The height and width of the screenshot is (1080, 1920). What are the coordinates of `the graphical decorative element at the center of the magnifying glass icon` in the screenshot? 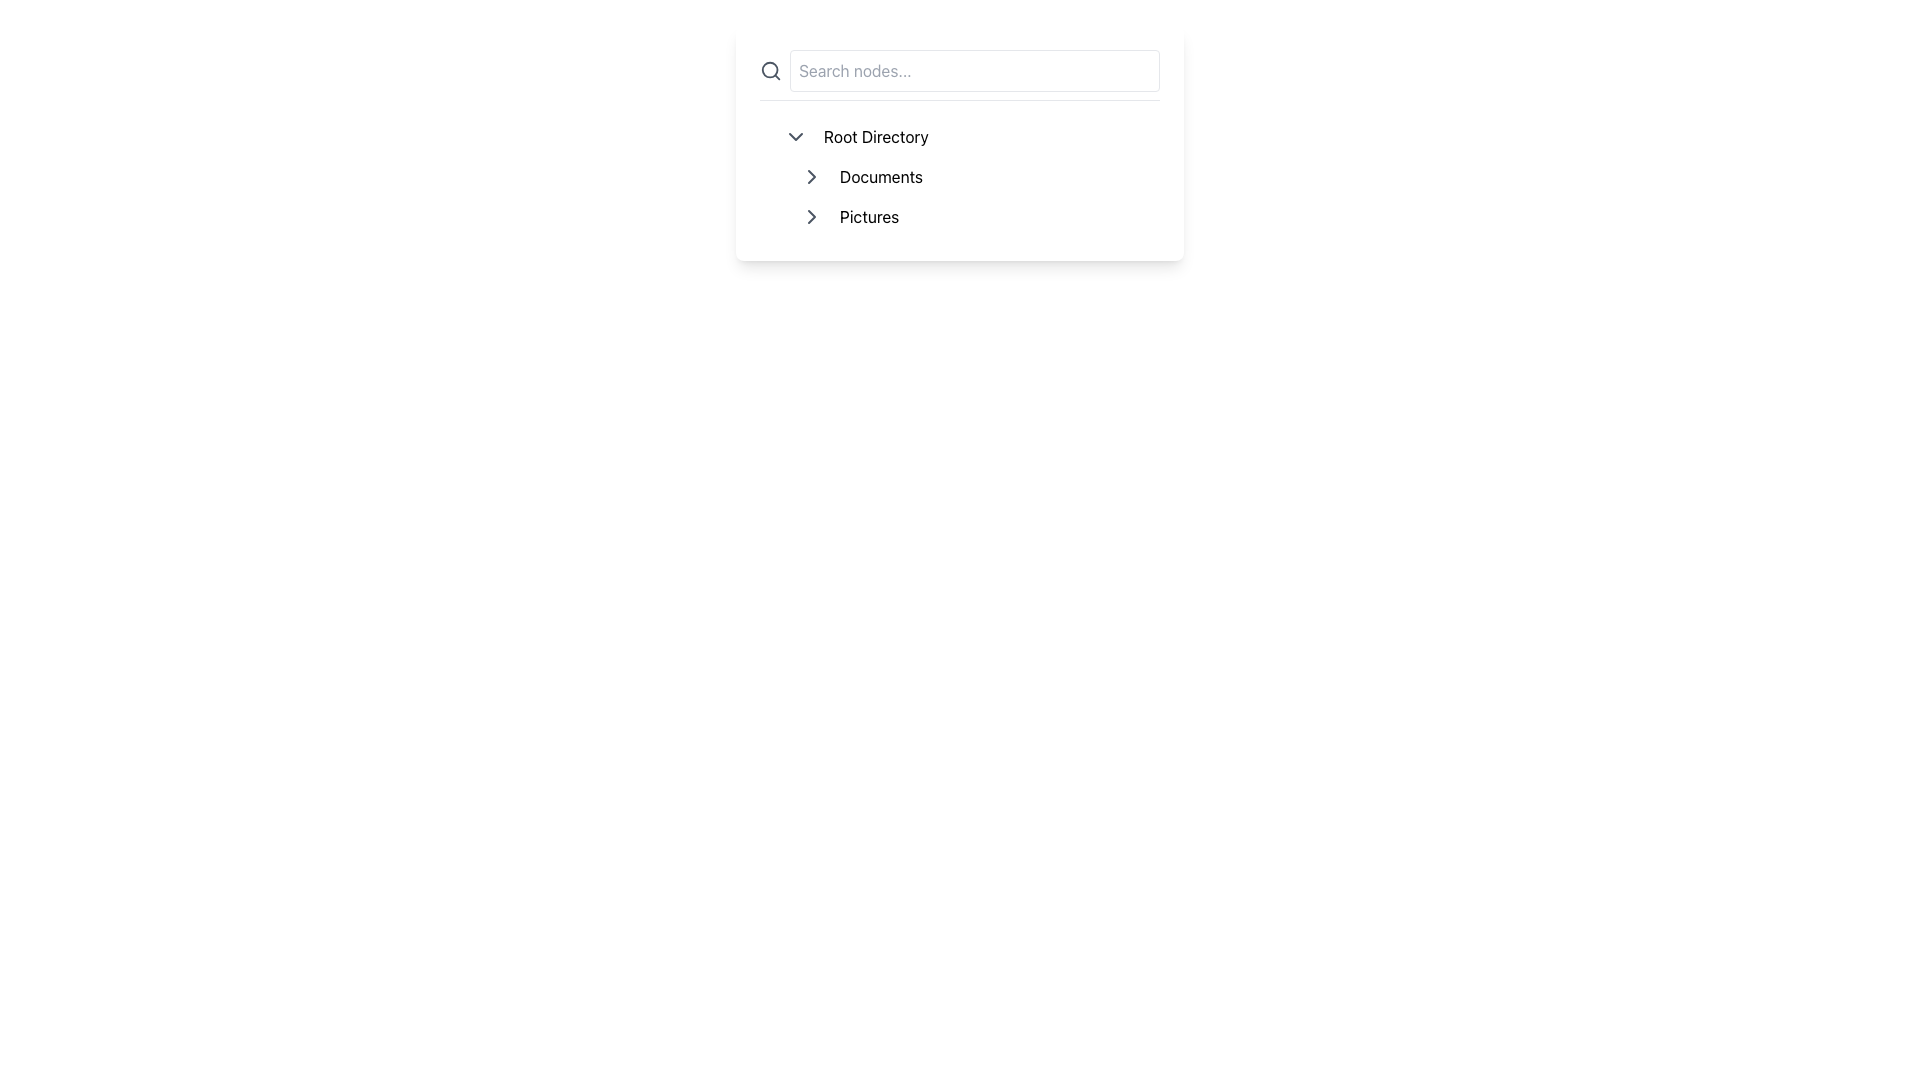 It's located at (769, 69).